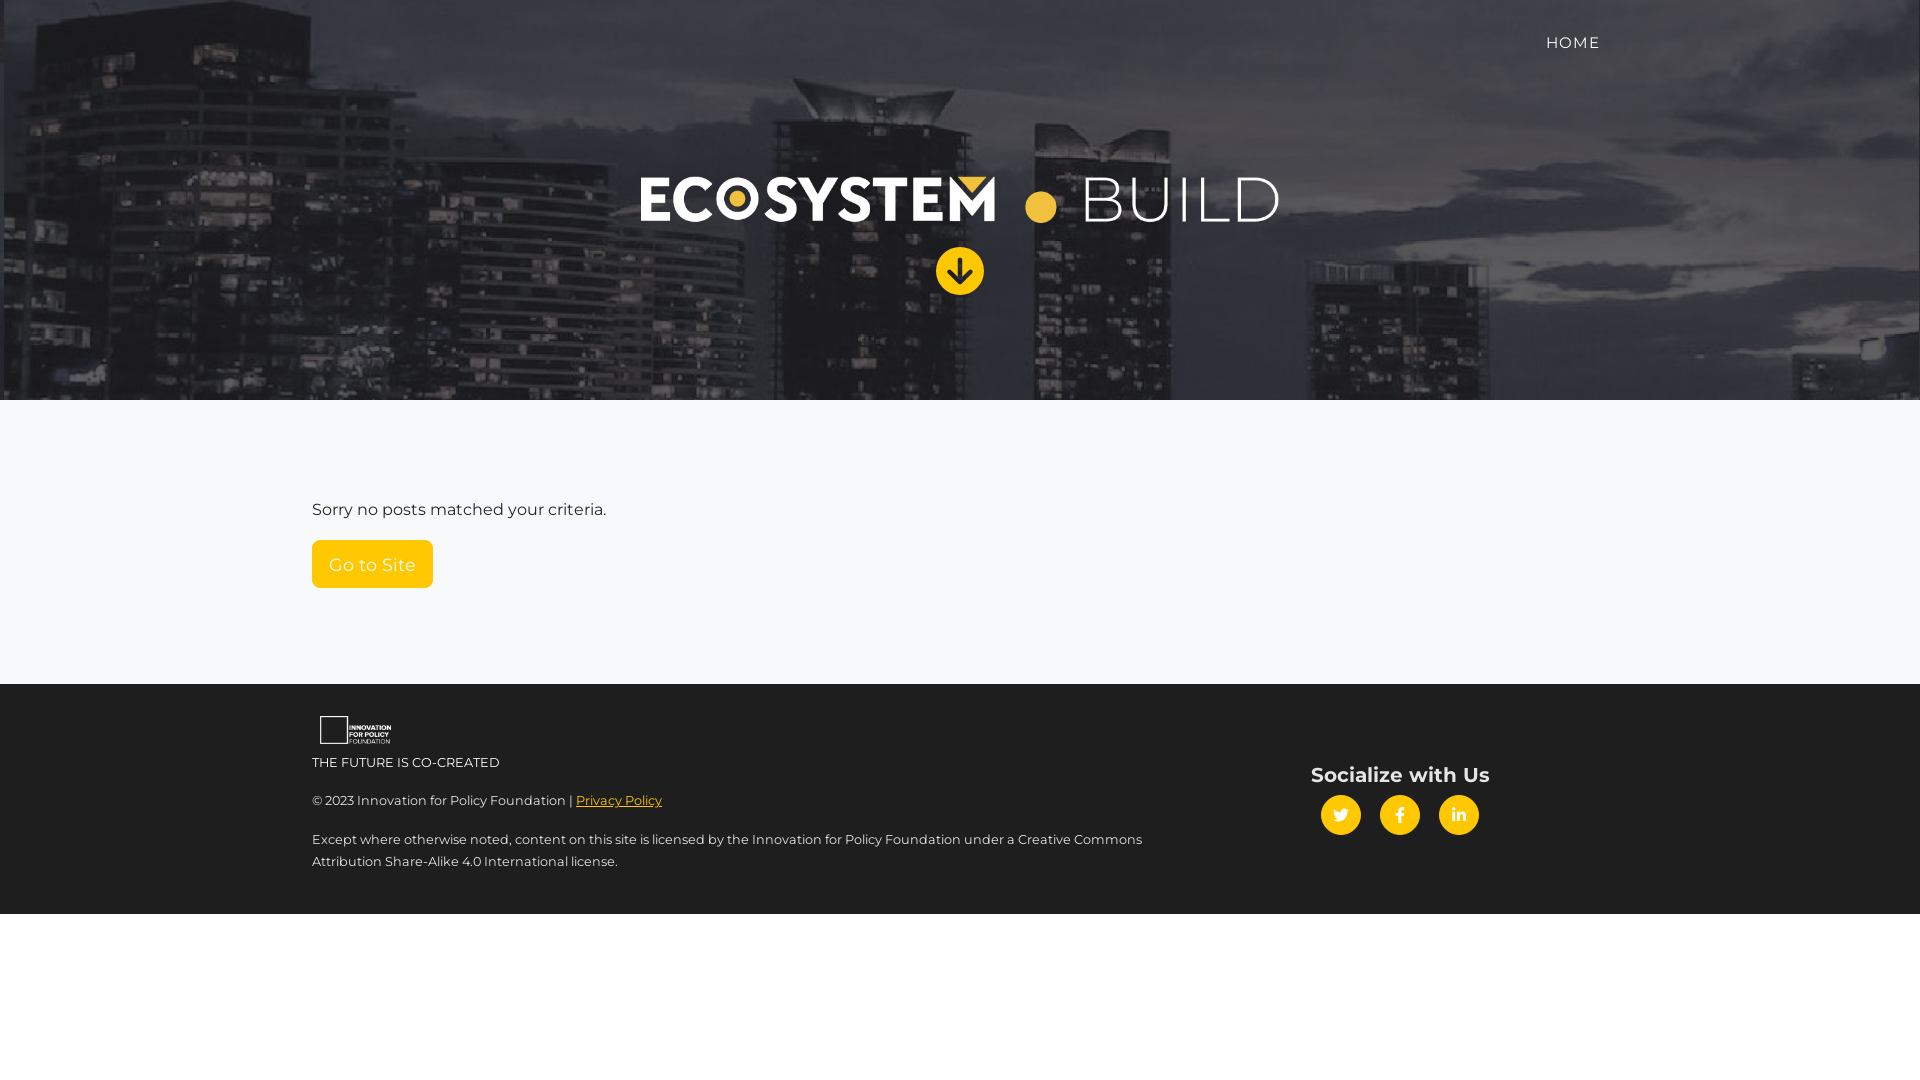  Describe the element at coordinates (1572, 43) in the screenshot. I see `'HOME'` at that location.